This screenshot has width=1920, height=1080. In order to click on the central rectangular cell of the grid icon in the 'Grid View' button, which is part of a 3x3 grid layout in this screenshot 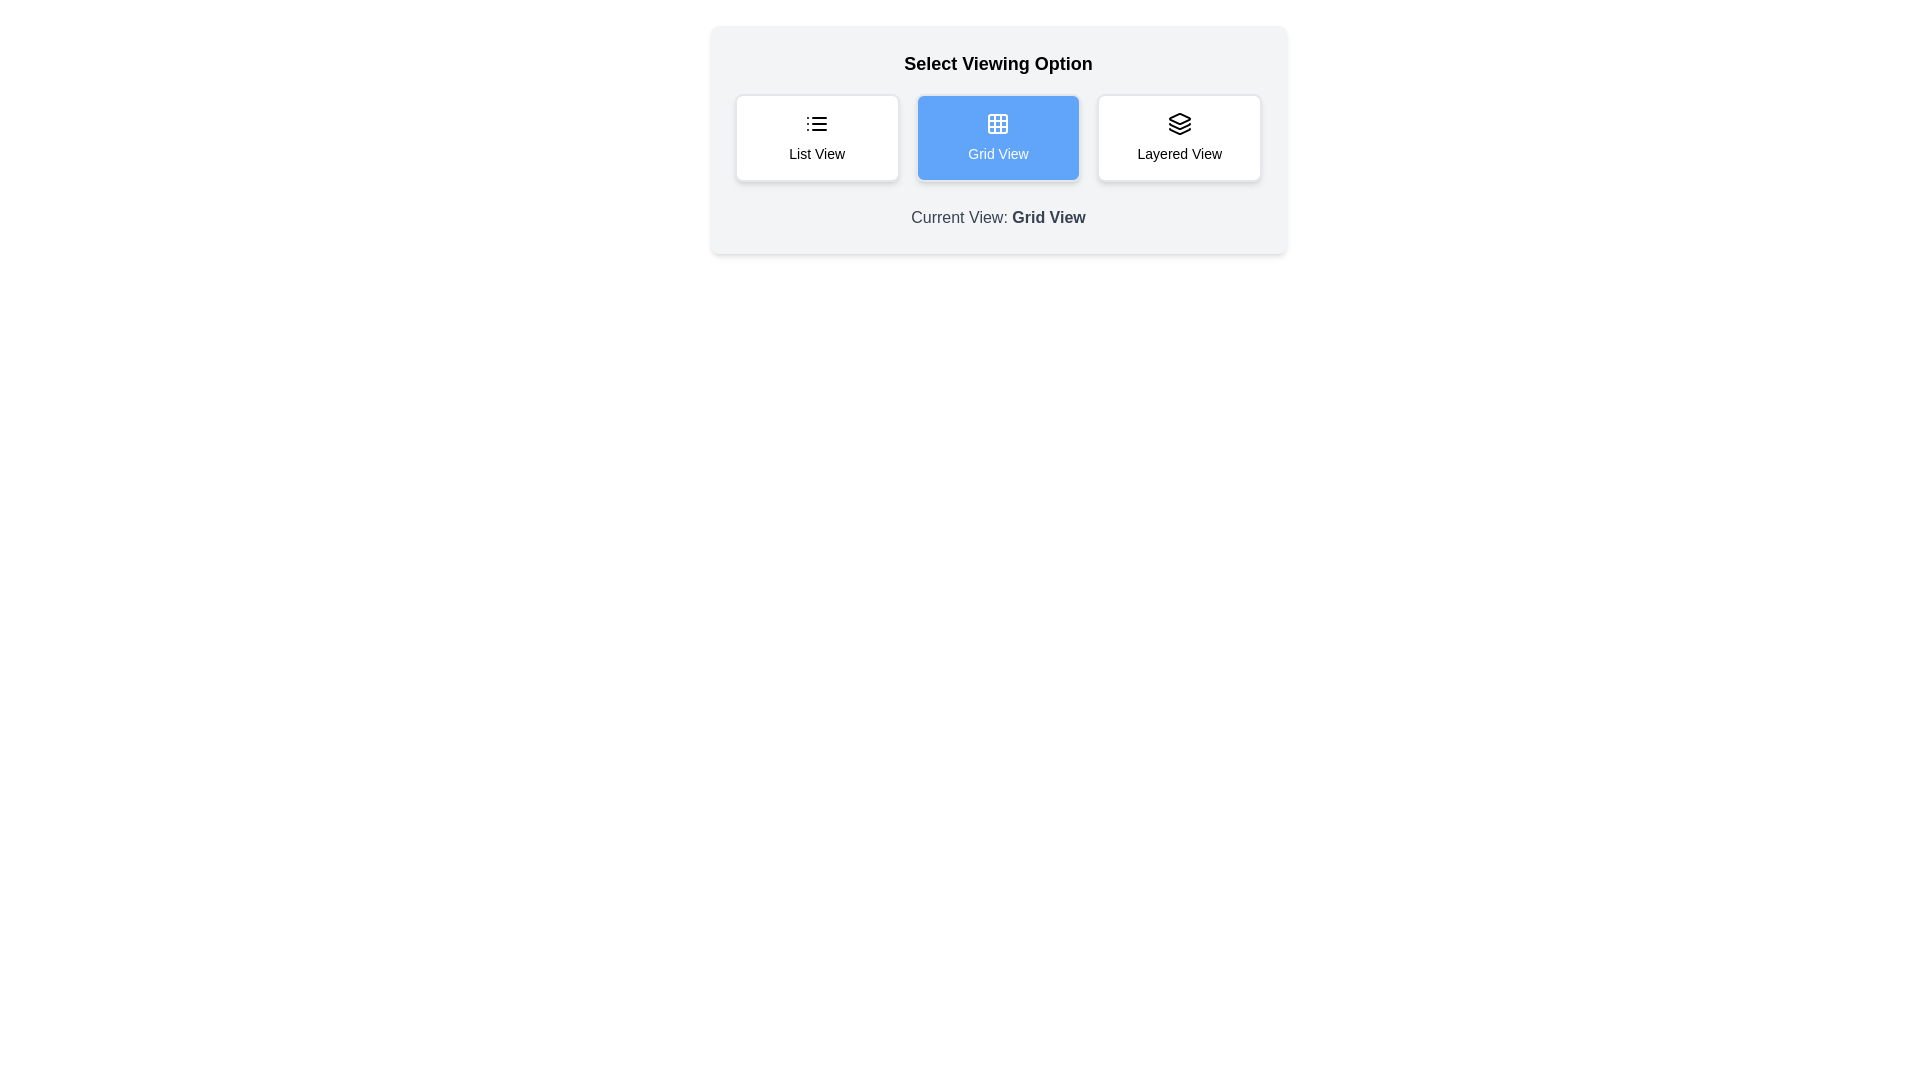, I will do `click(998, 123)`.